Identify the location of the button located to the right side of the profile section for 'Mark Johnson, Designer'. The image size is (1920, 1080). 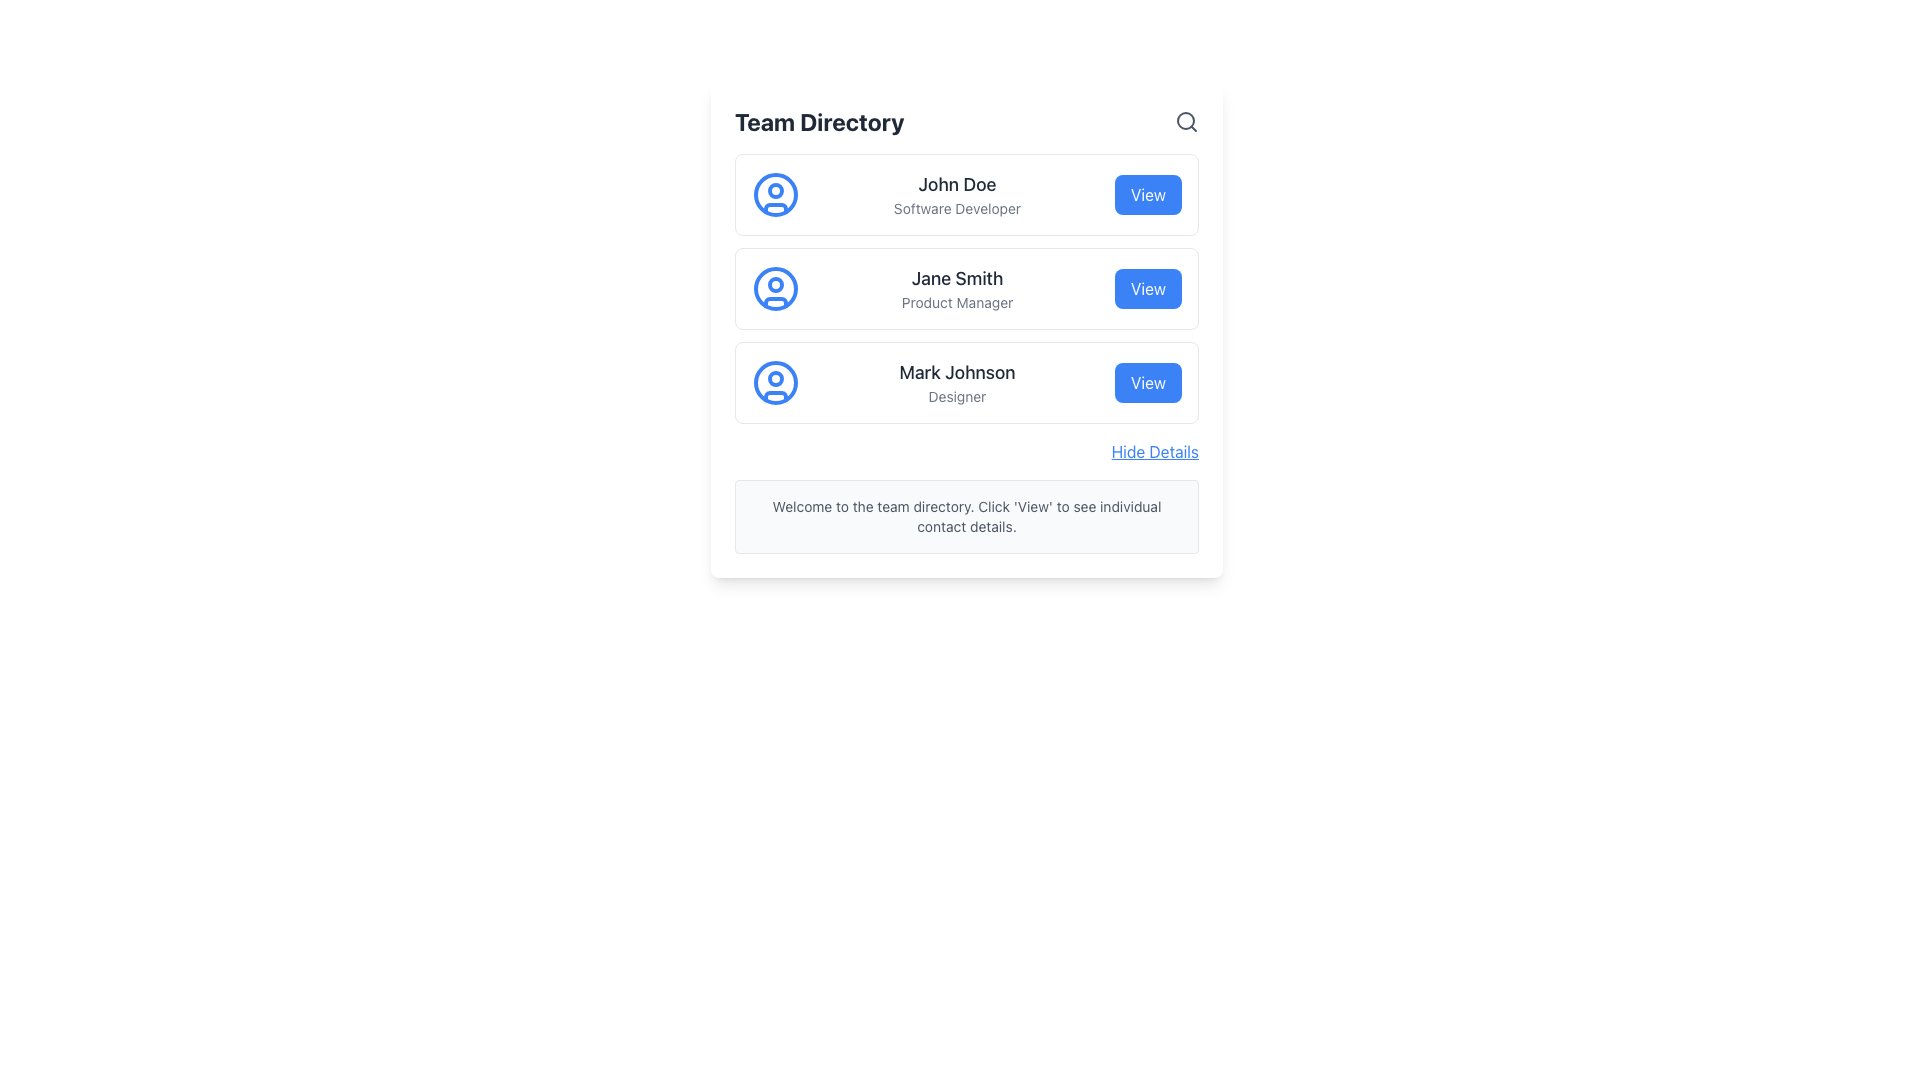
(1148, 382).